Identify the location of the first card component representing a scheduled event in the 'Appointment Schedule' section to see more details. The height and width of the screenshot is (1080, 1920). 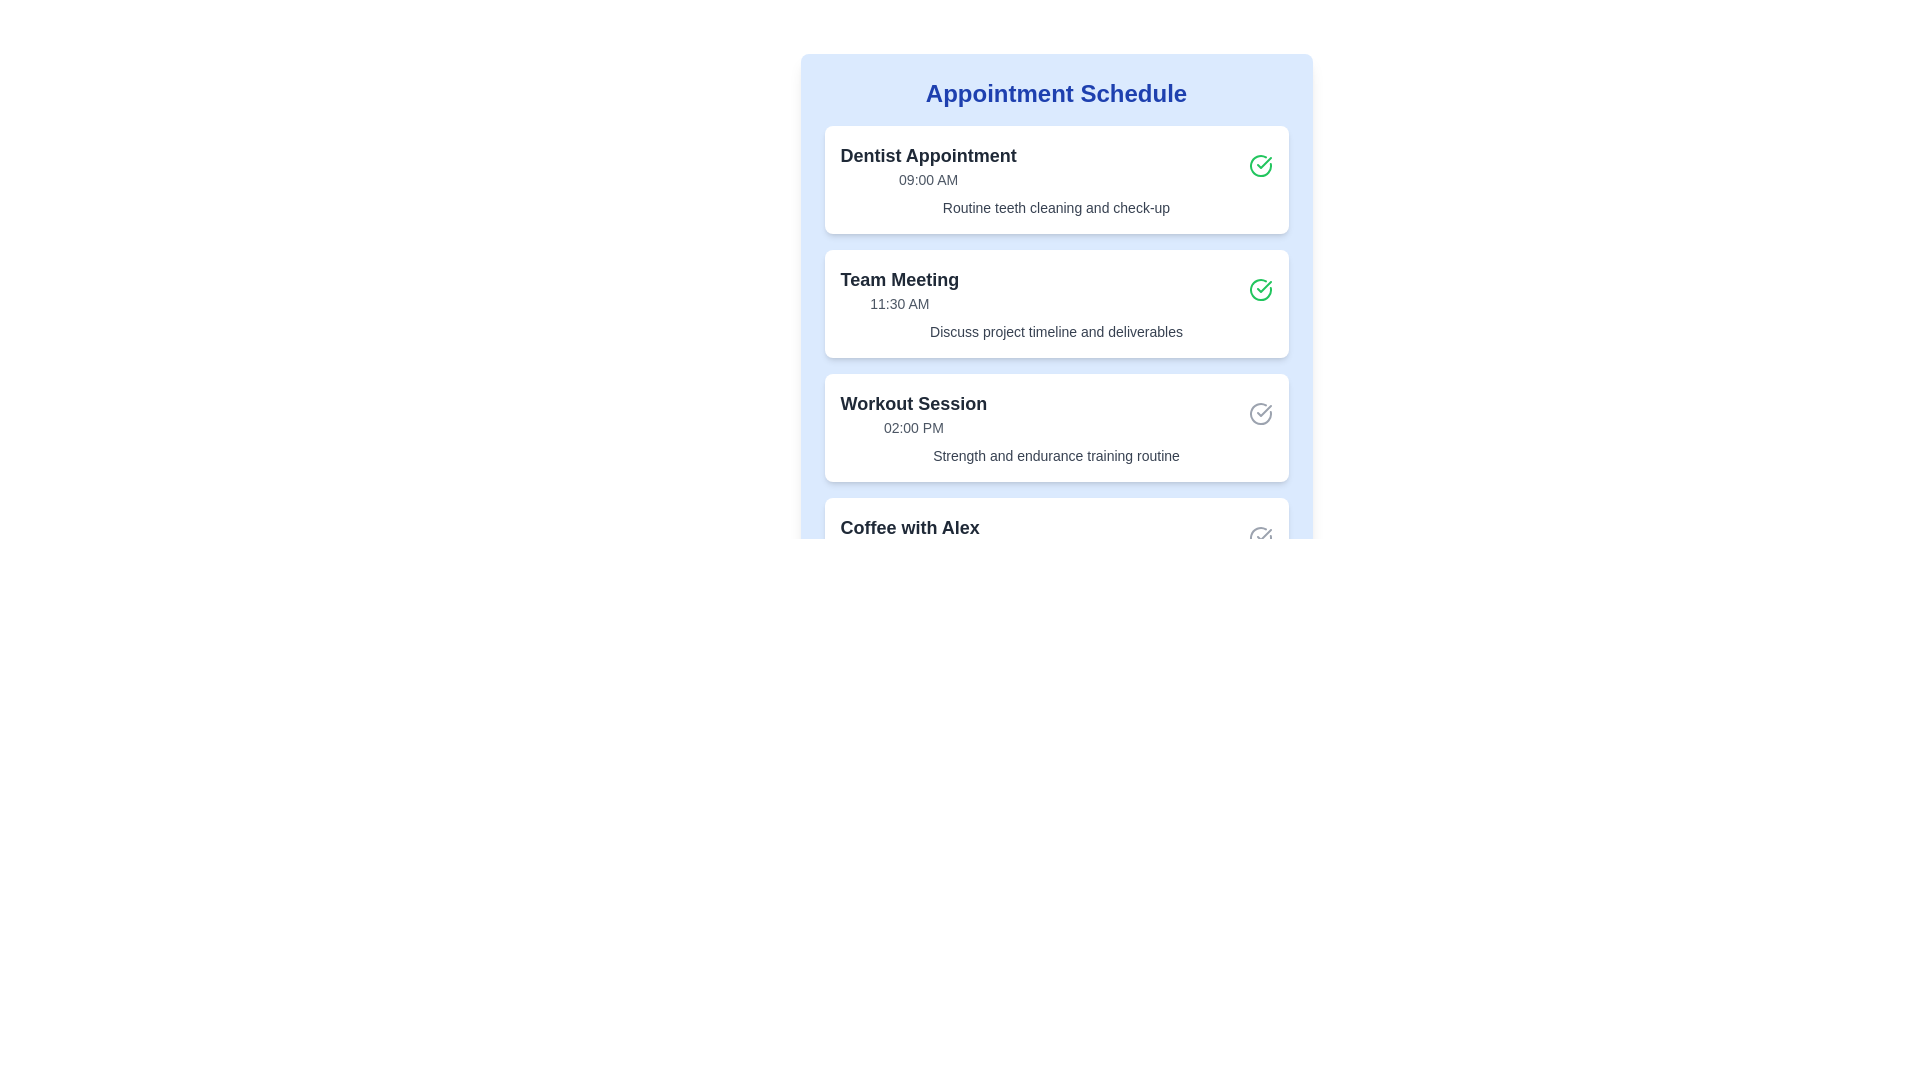
(1055, 180).